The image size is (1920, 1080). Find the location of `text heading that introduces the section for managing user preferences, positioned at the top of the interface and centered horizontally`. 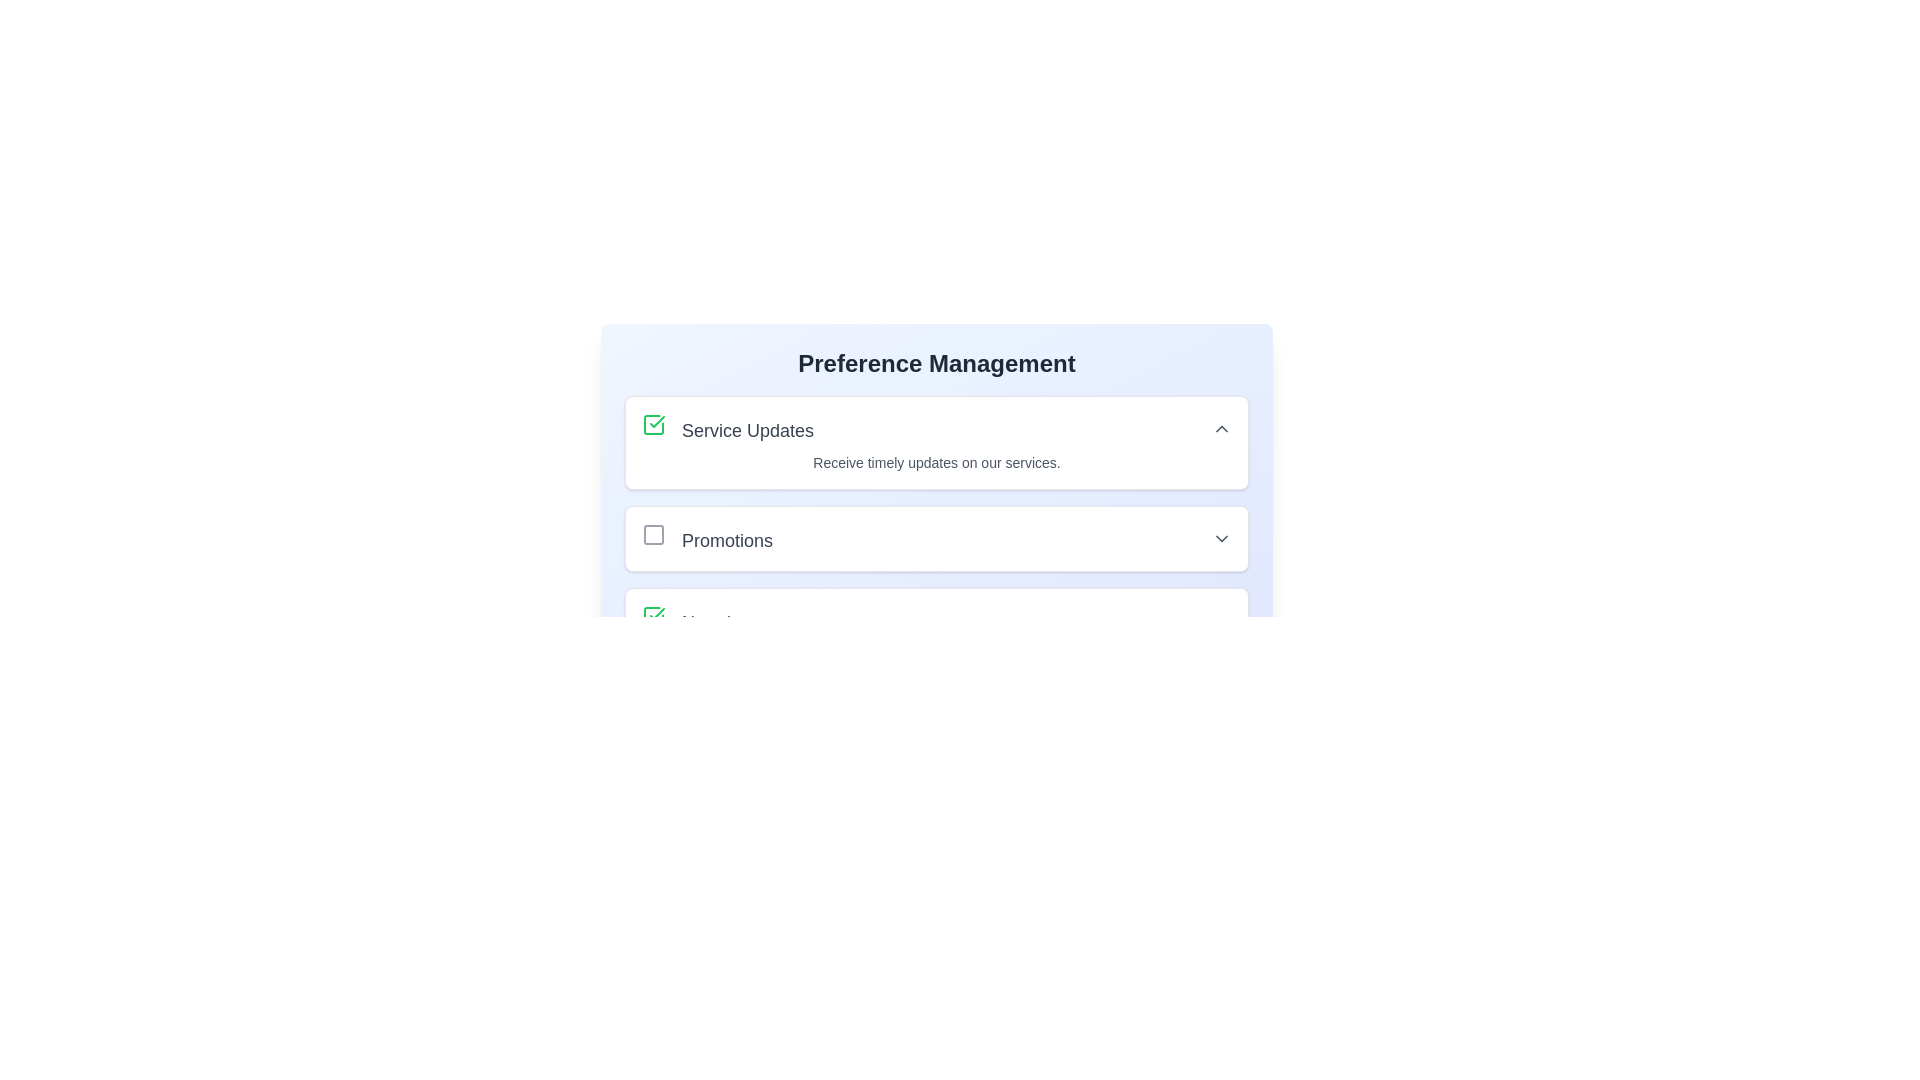

text heading that introduces the section for managing user preferences, positioned at the top of the interface and centered horizontally is located at coordinates (935, 363).